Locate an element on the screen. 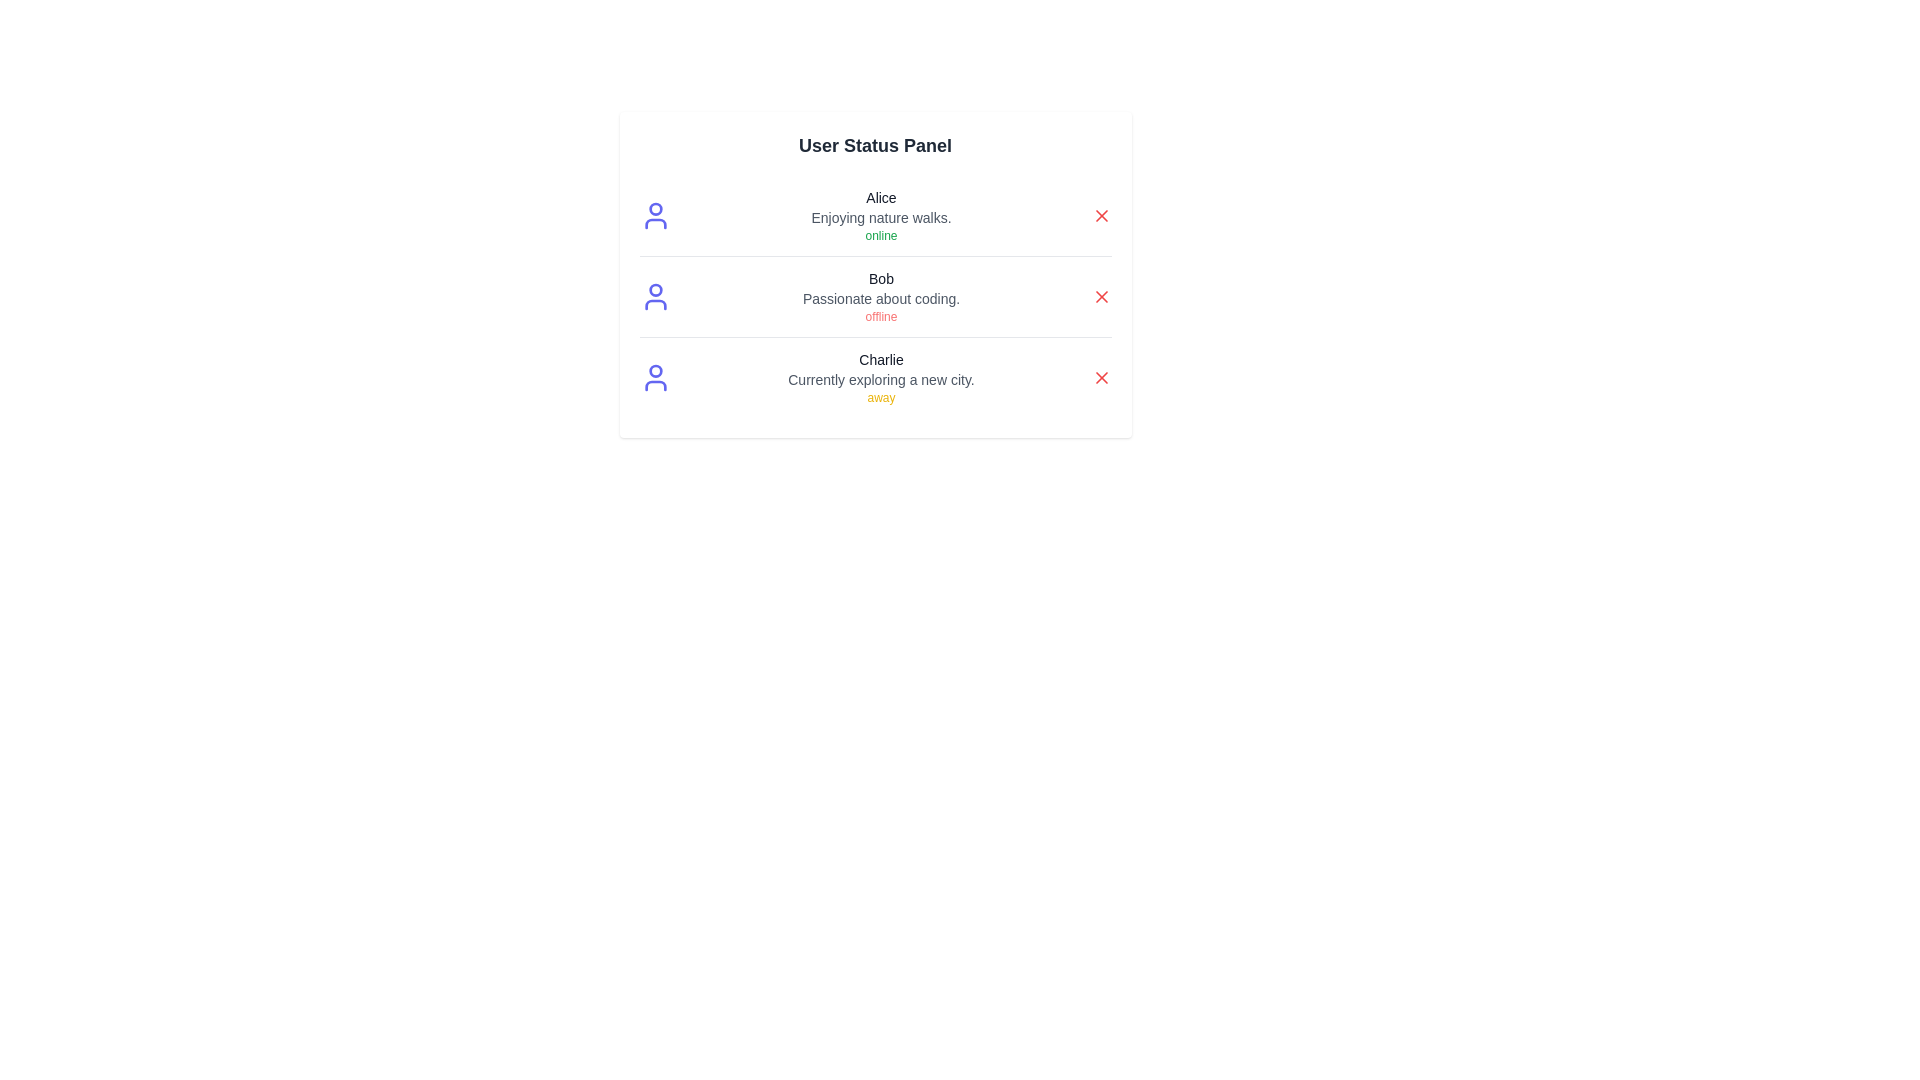  the small light yellow text label containing the text 'away', which is located below the description text in the 'Charlie' user block of the User Status Panel is located at coordinates (880, 397).